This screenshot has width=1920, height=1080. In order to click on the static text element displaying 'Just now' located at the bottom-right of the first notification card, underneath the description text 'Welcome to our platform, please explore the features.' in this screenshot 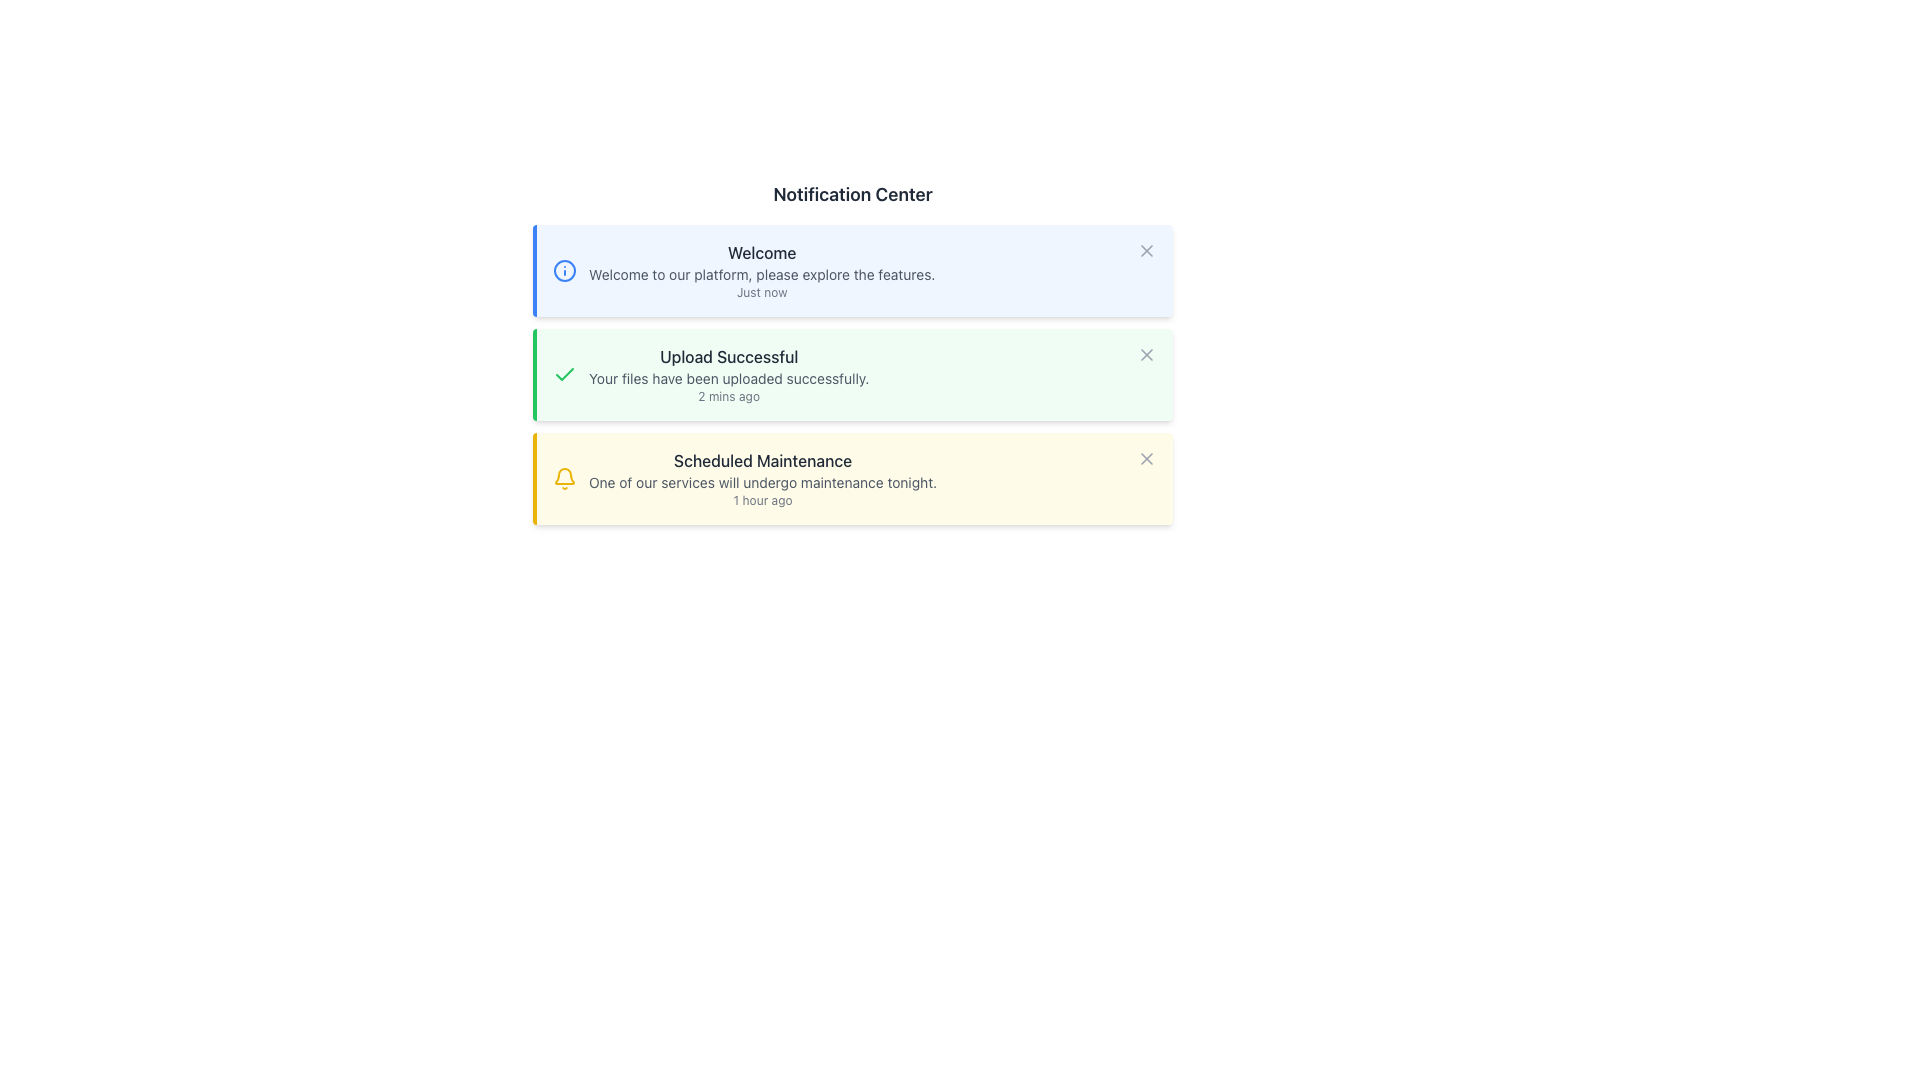, I will do `click(761, 293)`.